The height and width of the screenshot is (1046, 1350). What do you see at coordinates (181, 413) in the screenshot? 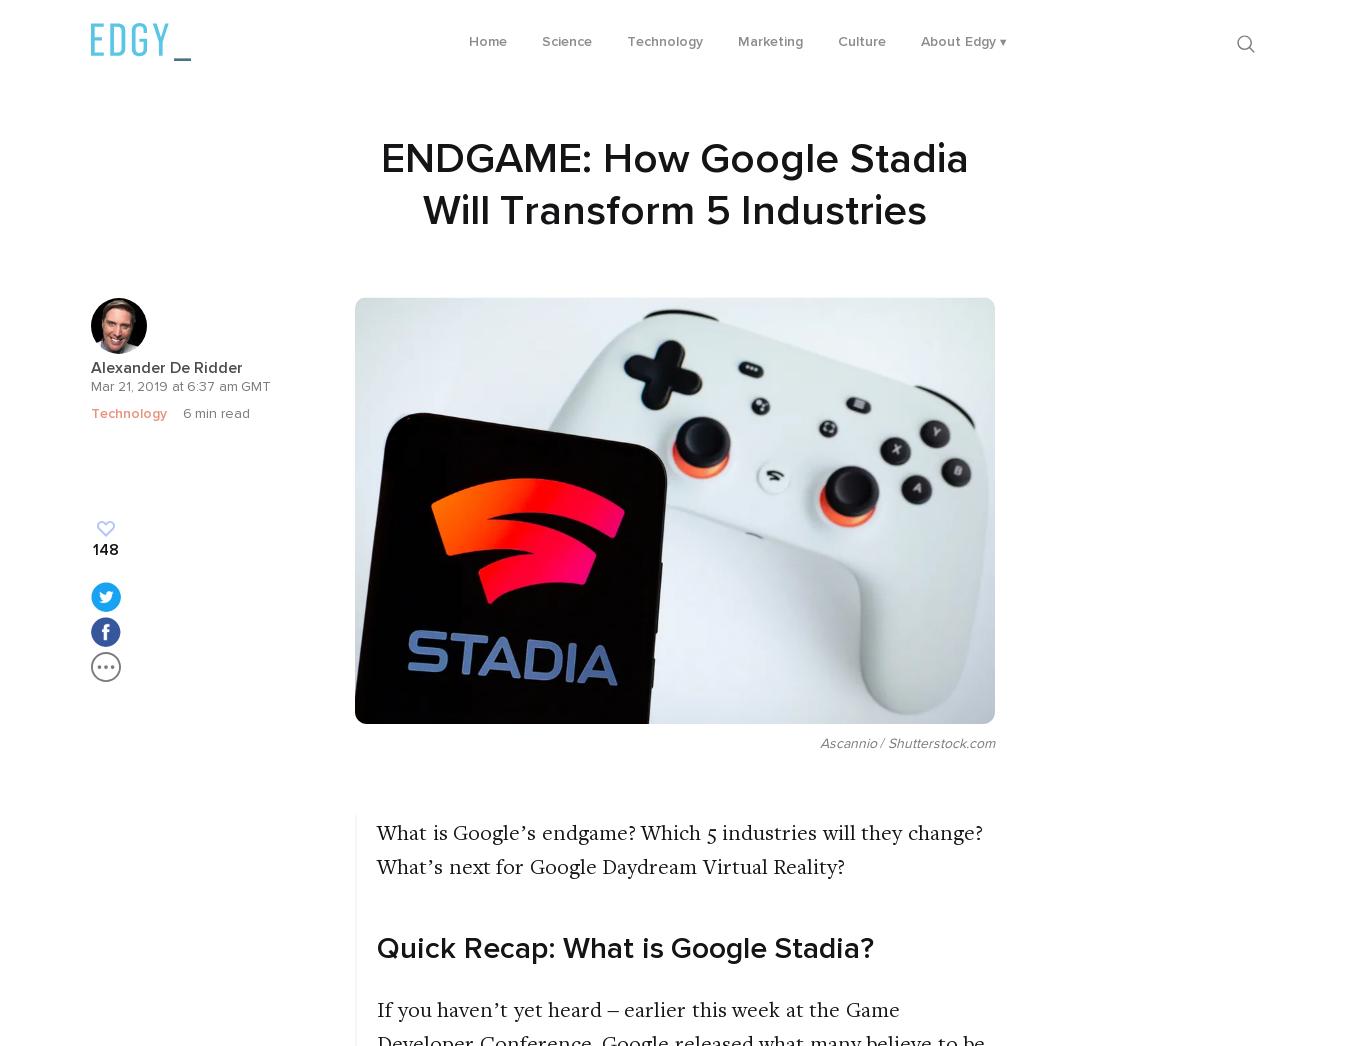
I see `'6 min read'` at bounding box center [181, 413].